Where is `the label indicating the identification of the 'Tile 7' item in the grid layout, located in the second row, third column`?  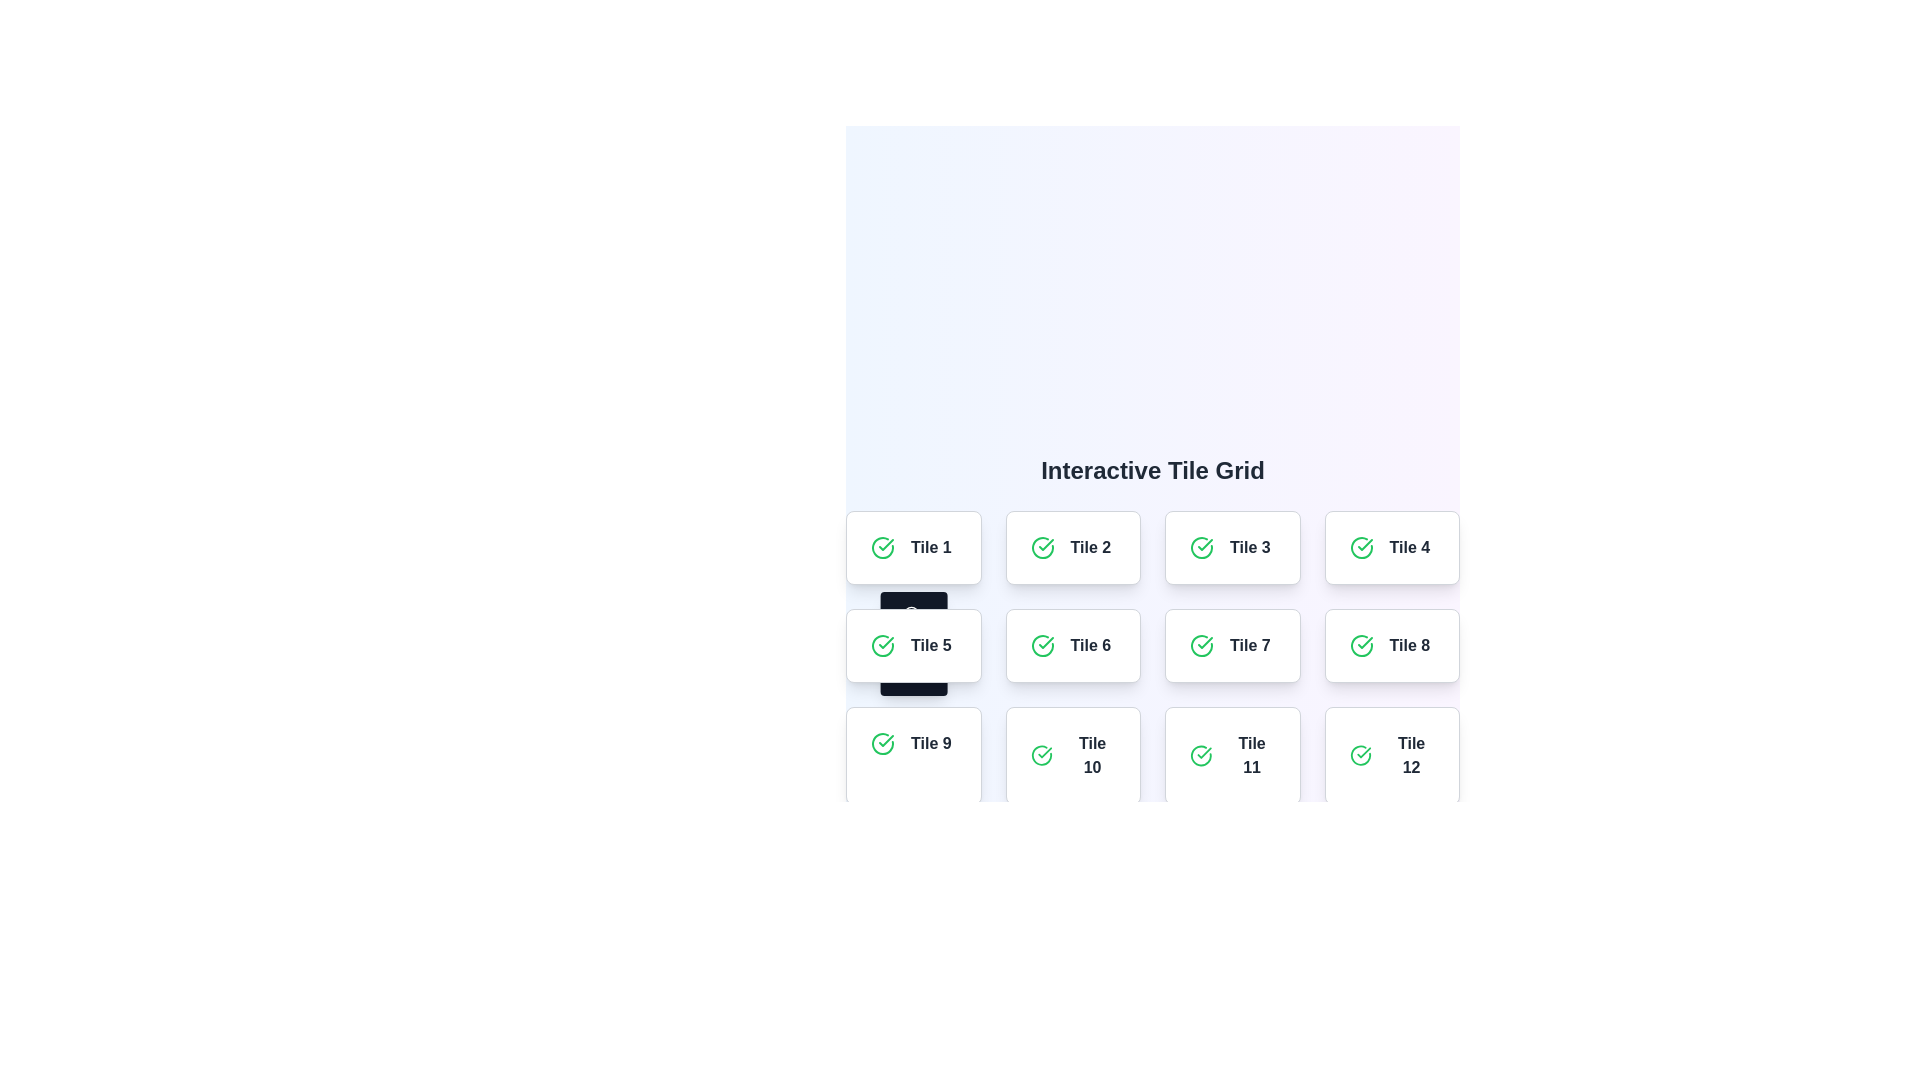 the label indicating the identification of the 'Tile 7' item in the grid layout, located in the second row, third column is located at coordinates (1249, 645).